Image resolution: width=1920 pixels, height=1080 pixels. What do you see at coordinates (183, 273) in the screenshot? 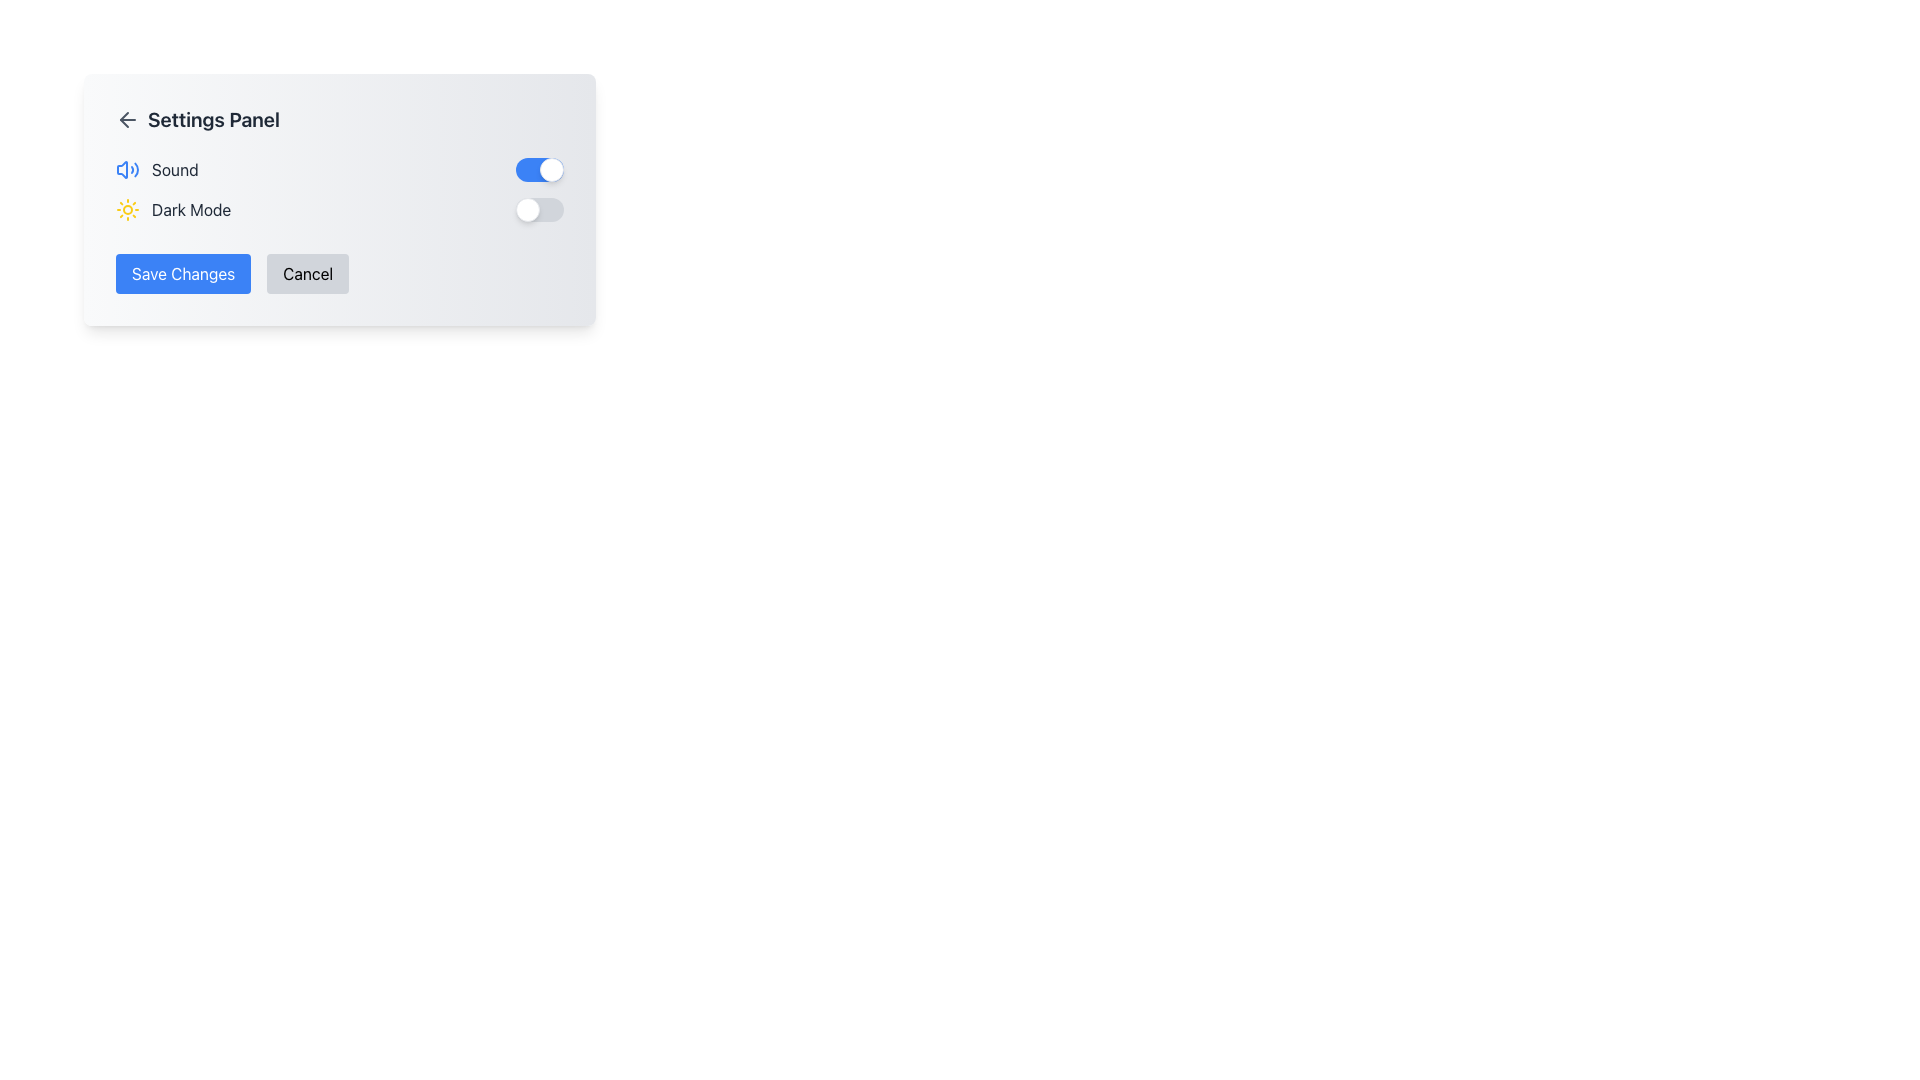
I see `the save button located in the lower-left corner of the Settings Panel` at bounding box center [183, 273].